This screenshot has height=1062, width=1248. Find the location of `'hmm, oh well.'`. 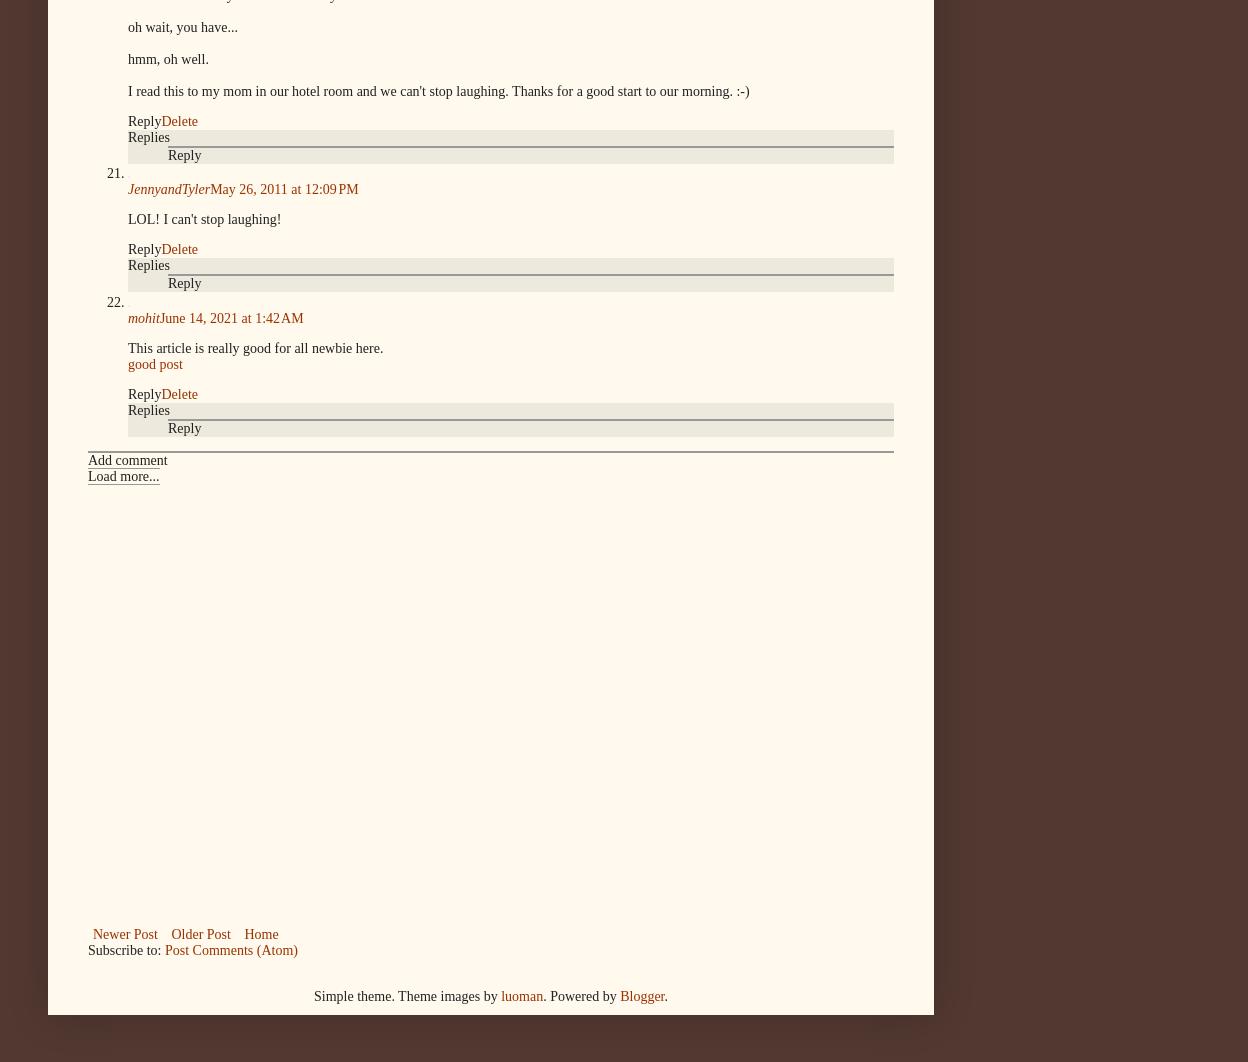

'hmm, oh well.' is located at coordinates (128, 58).